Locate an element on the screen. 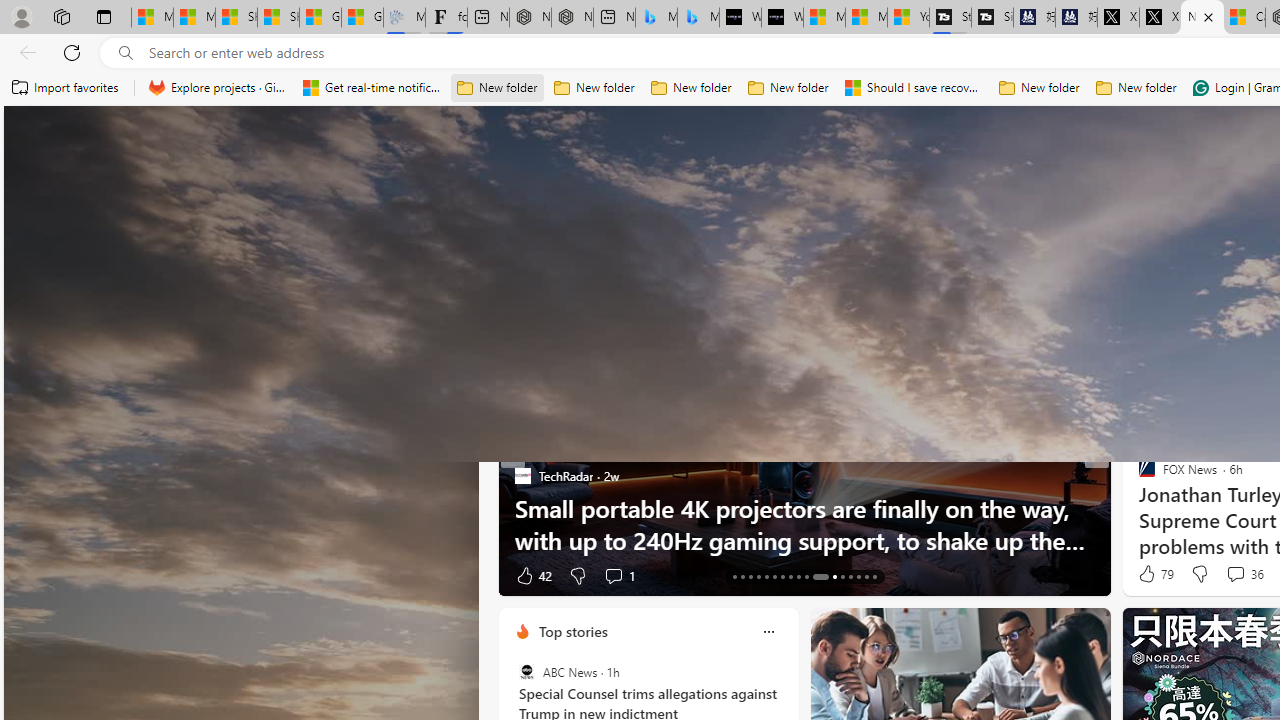  'Import favorites' is located at coordinates (65, 87).